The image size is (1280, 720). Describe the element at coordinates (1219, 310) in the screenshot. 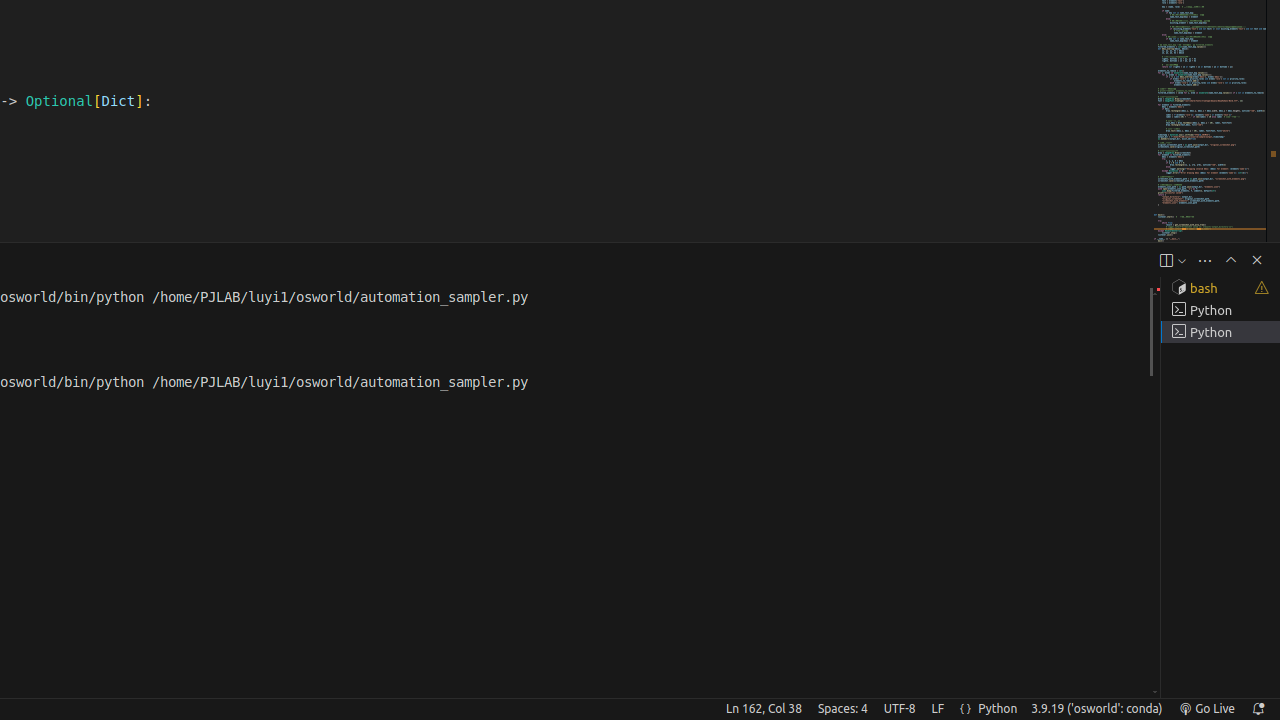

I see `'Terminal 2 Python'` at that location.